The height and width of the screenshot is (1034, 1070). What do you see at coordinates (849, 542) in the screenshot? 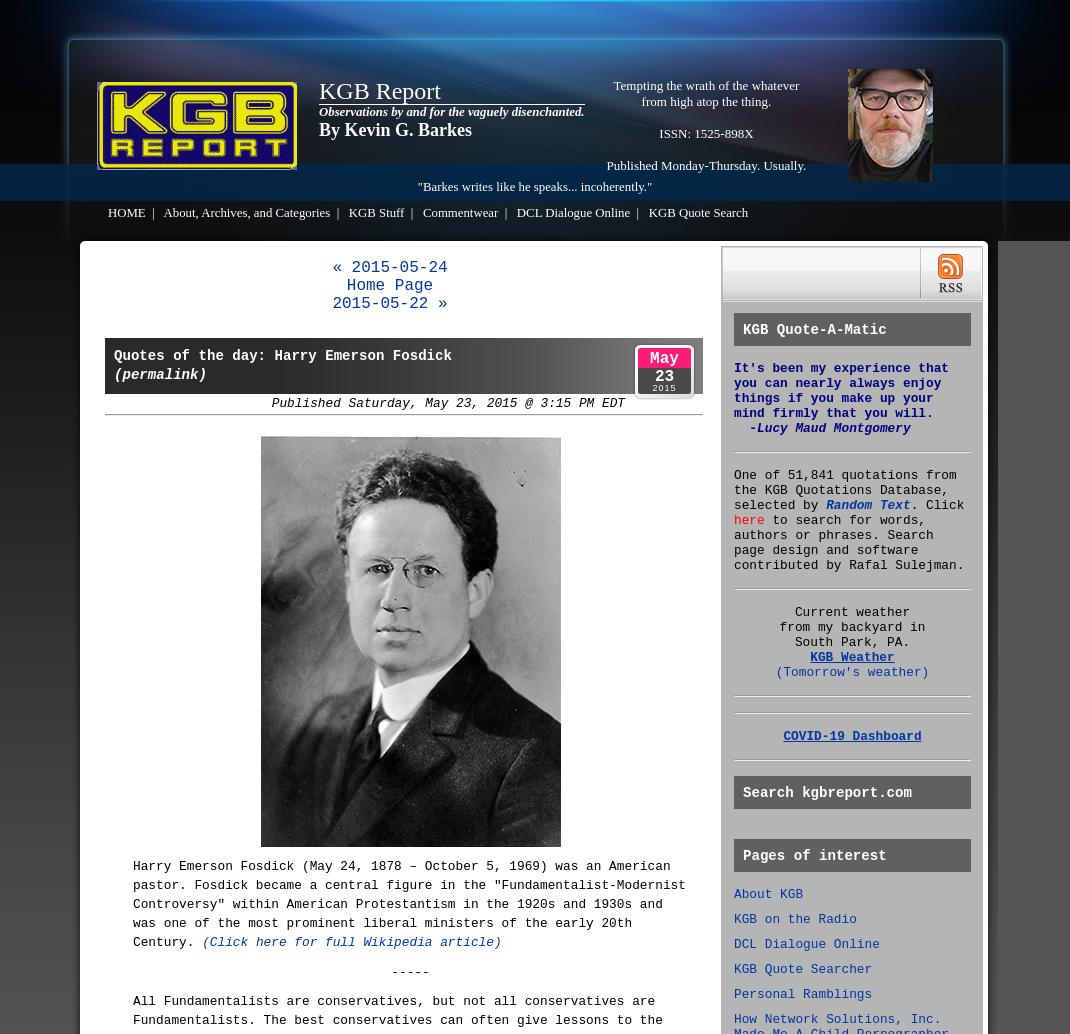
I see `'to search
for words, authors or phrases. Search page design and software contributed by Rafal Sulejman.'` at bounding box center [849, 542].